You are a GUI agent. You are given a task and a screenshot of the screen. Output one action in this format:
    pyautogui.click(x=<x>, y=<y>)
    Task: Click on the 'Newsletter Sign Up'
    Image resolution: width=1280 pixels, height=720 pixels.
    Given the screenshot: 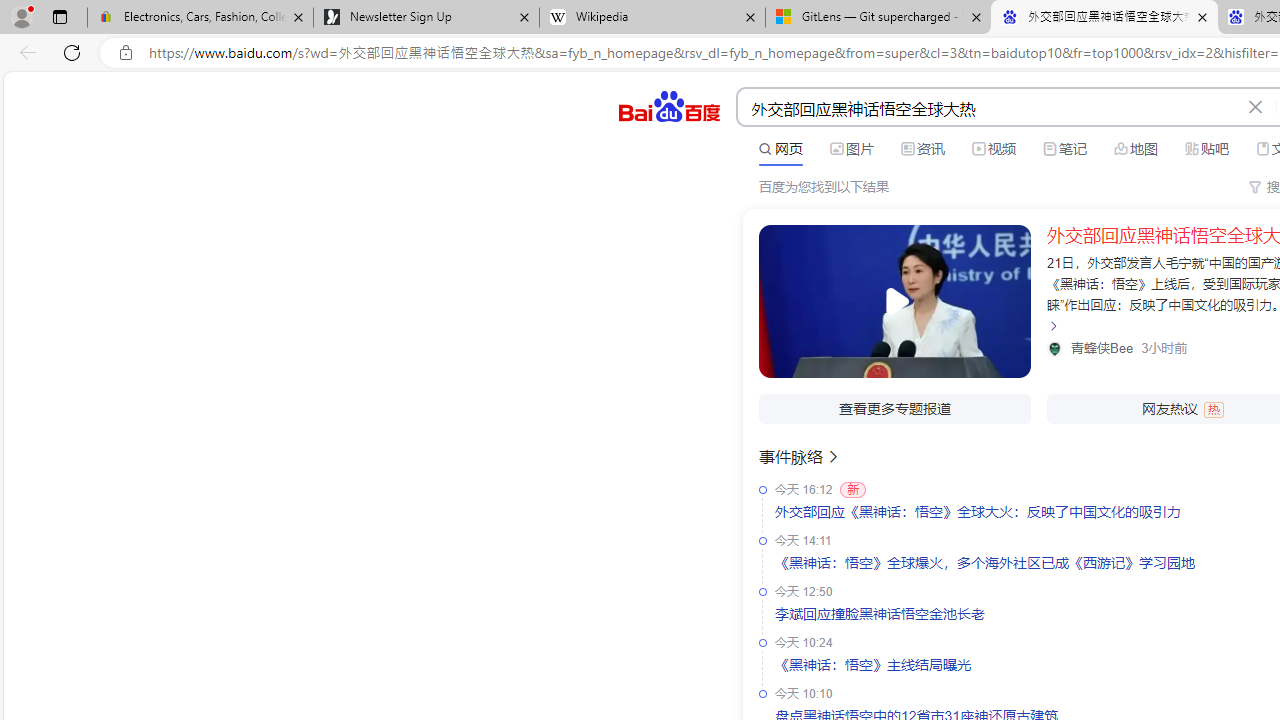 What is the action you would take?
    pyautogui.click(x=425, y=17)
    